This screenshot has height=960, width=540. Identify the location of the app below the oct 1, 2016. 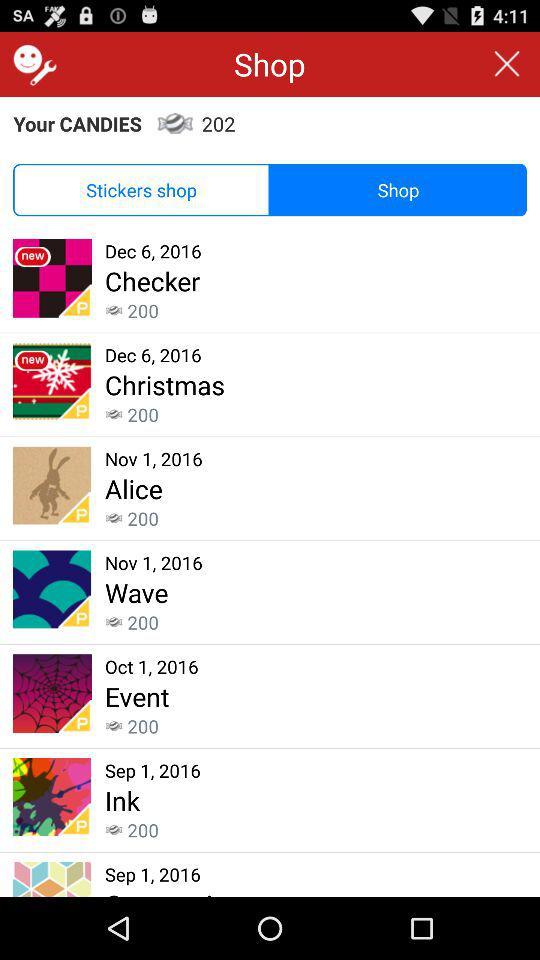
(136, 696).